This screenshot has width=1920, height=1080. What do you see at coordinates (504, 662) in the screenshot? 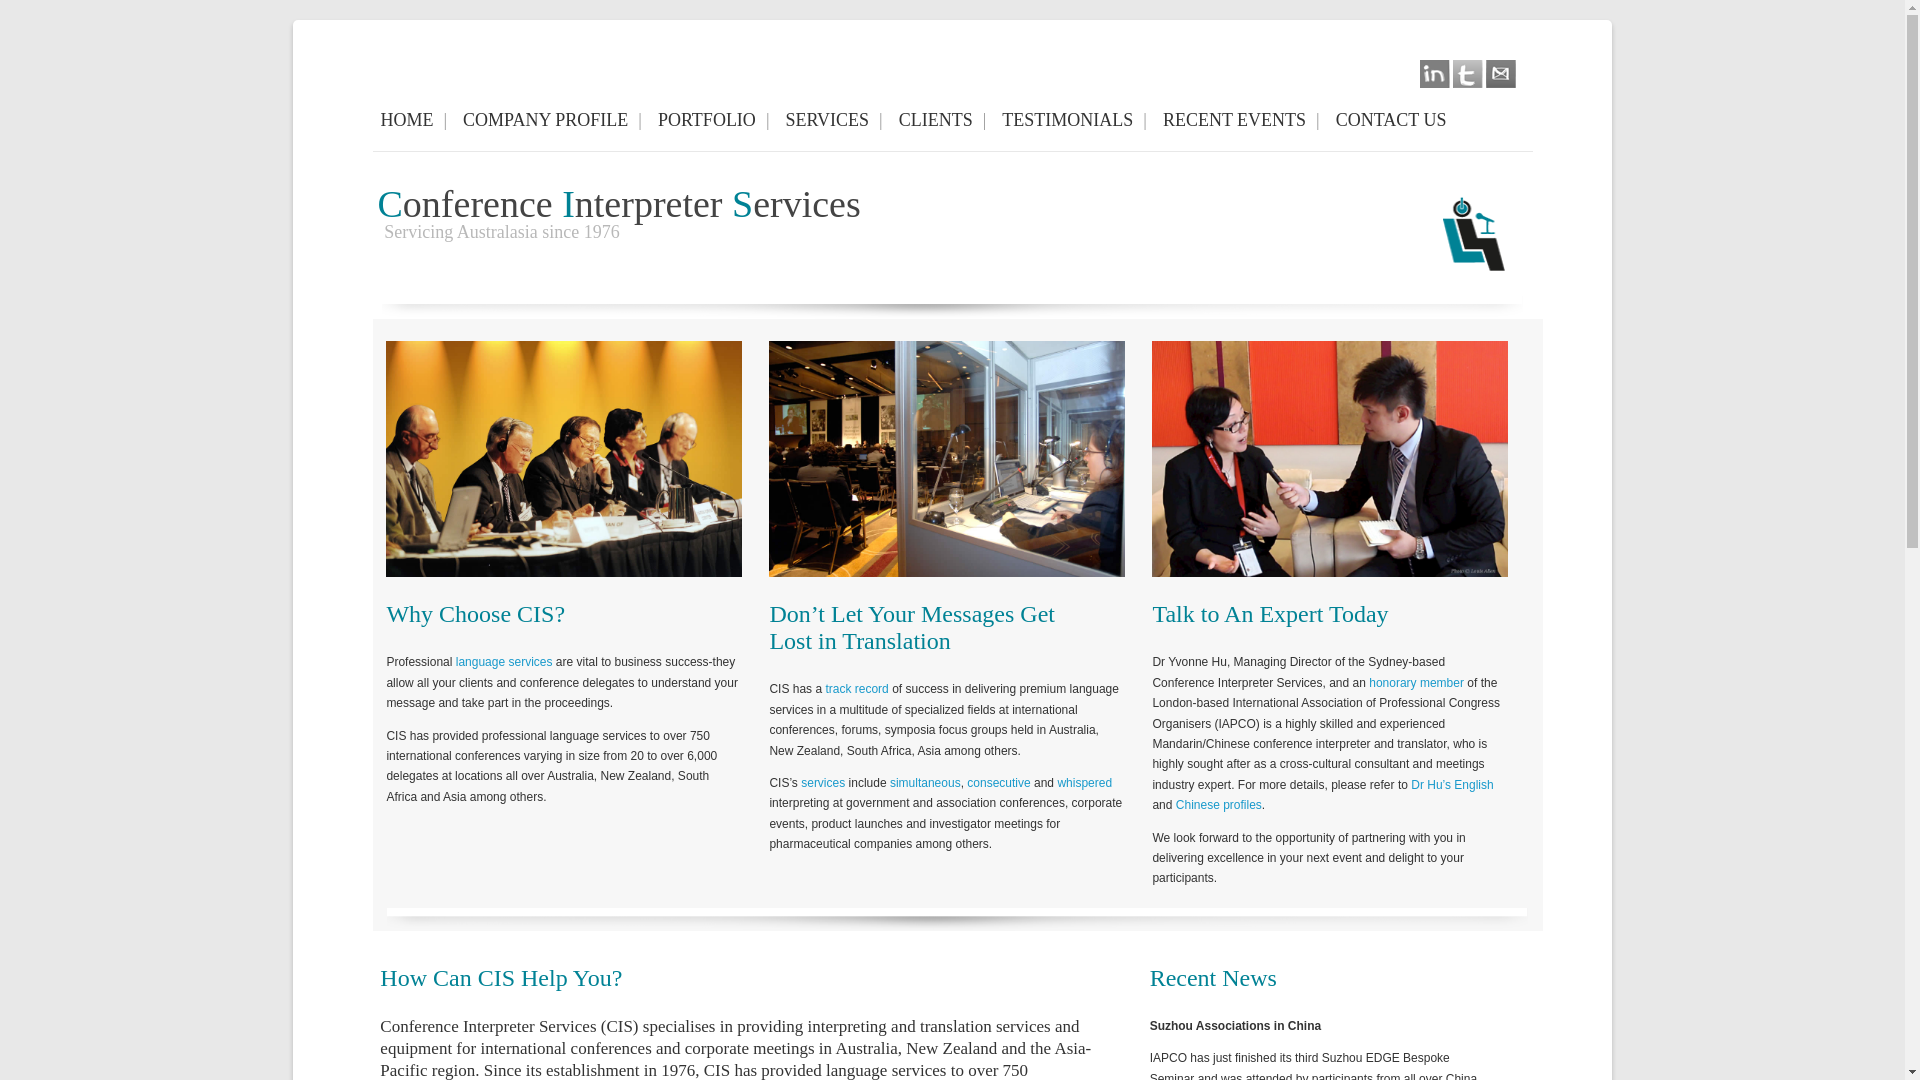
I see `'language services'` at bounding box center [504, 662].